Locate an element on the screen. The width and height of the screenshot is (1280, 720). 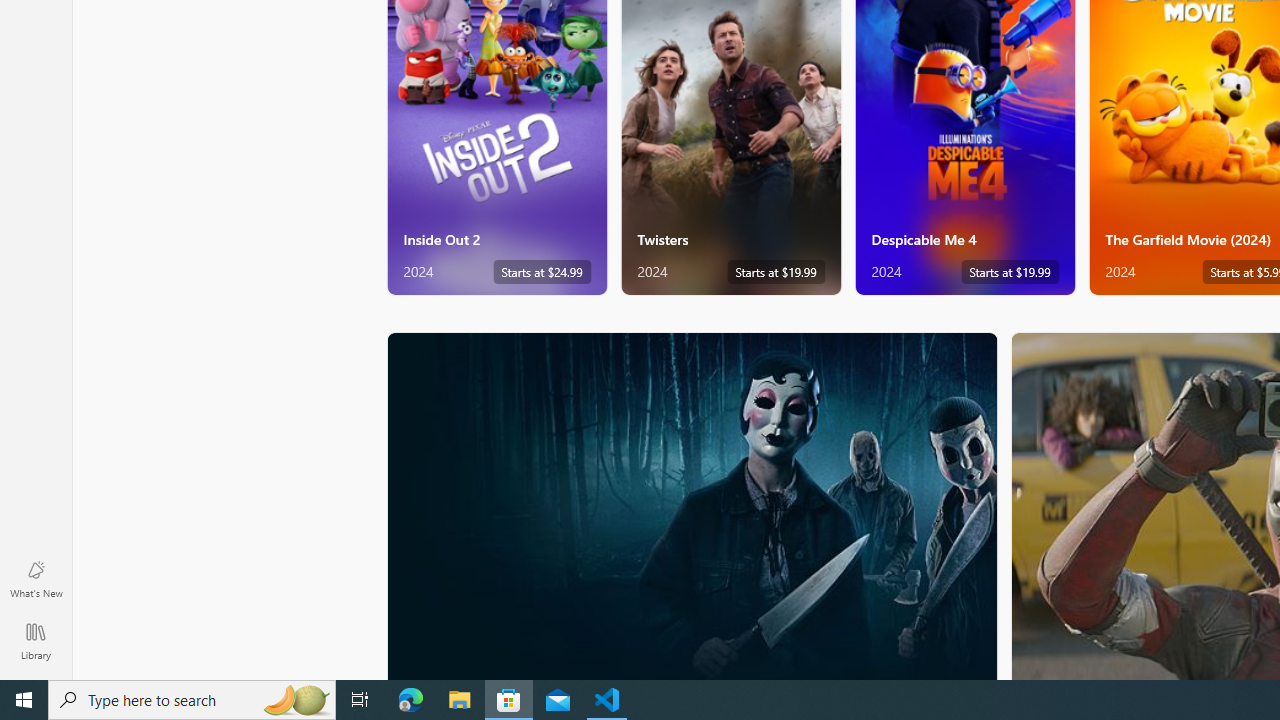
'Library' is located at coordinates (35, 640).